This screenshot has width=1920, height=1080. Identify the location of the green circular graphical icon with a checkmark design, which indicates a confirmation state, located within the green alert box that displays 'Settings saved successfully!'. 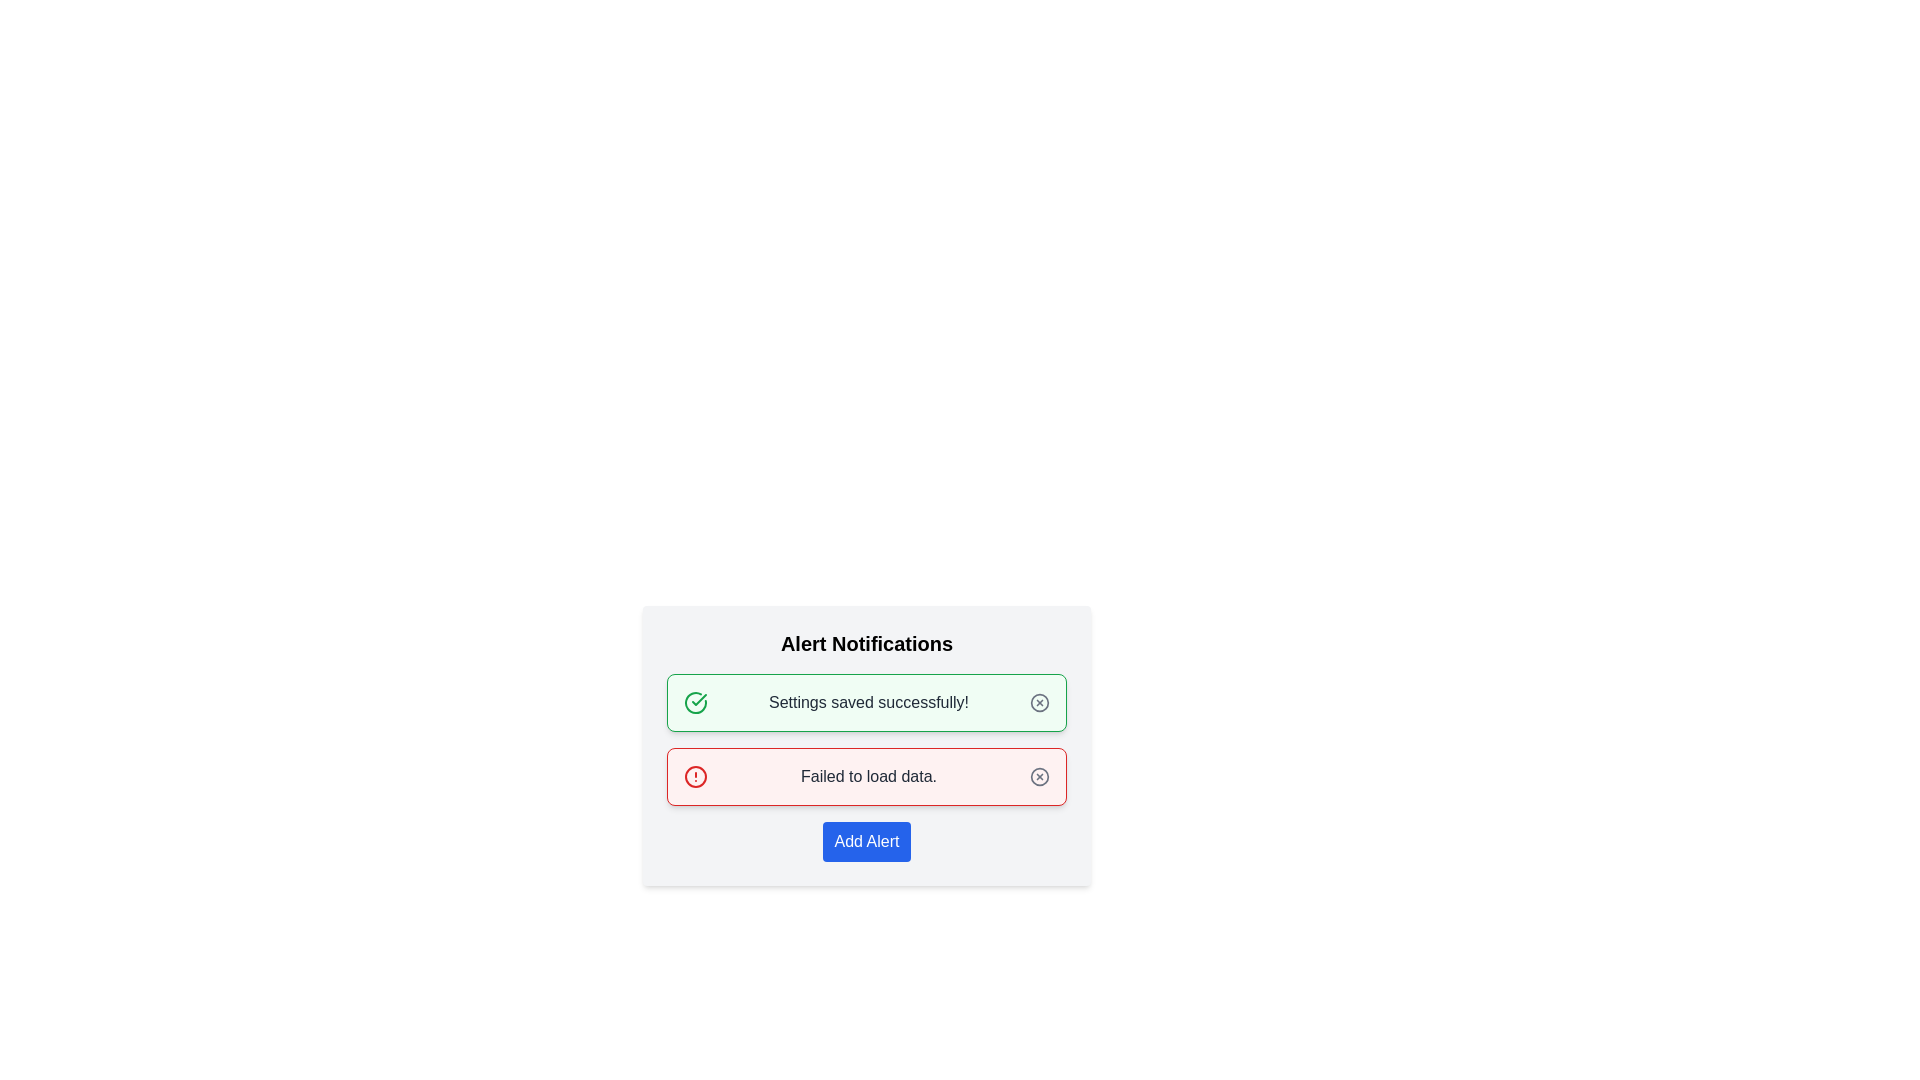
(696, 701).